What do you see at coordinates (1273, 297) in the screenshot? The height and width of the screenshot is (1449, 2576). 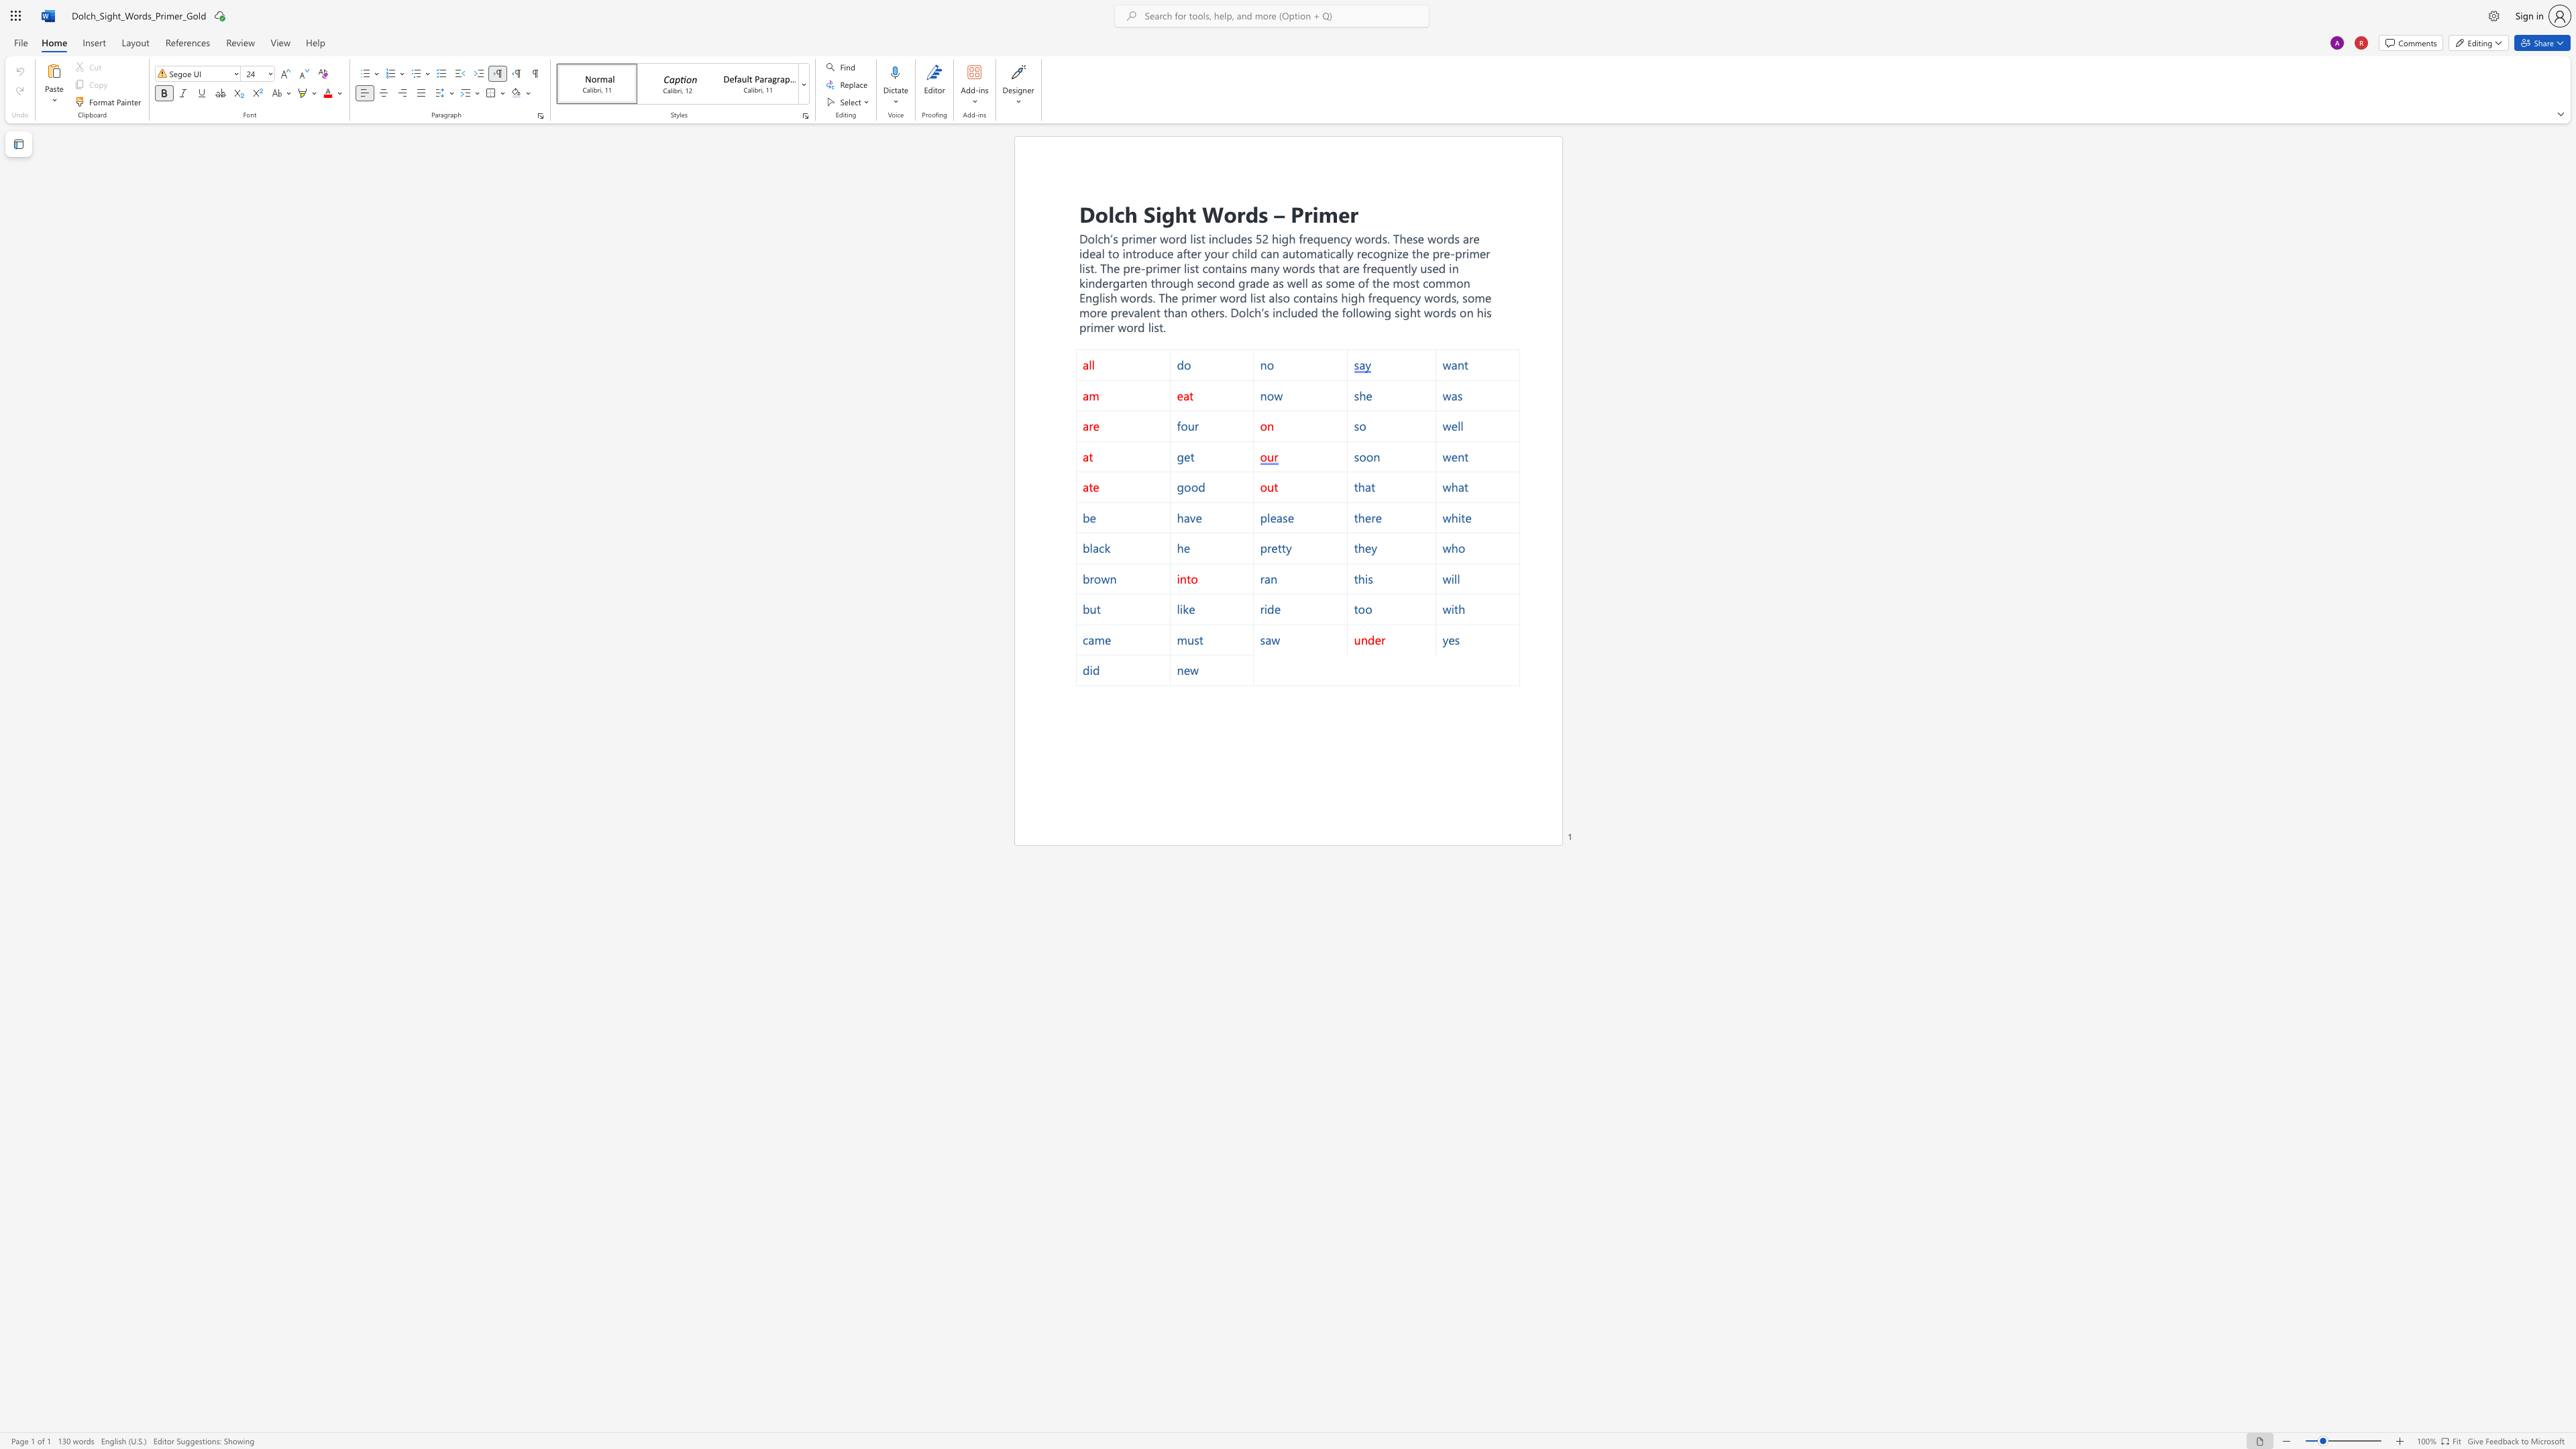 I see `the subset text "ls" within the text "used in kindergarten through second grade as well as some of the most common English words. The primer word list also"` at bounding box center [1273, 297].